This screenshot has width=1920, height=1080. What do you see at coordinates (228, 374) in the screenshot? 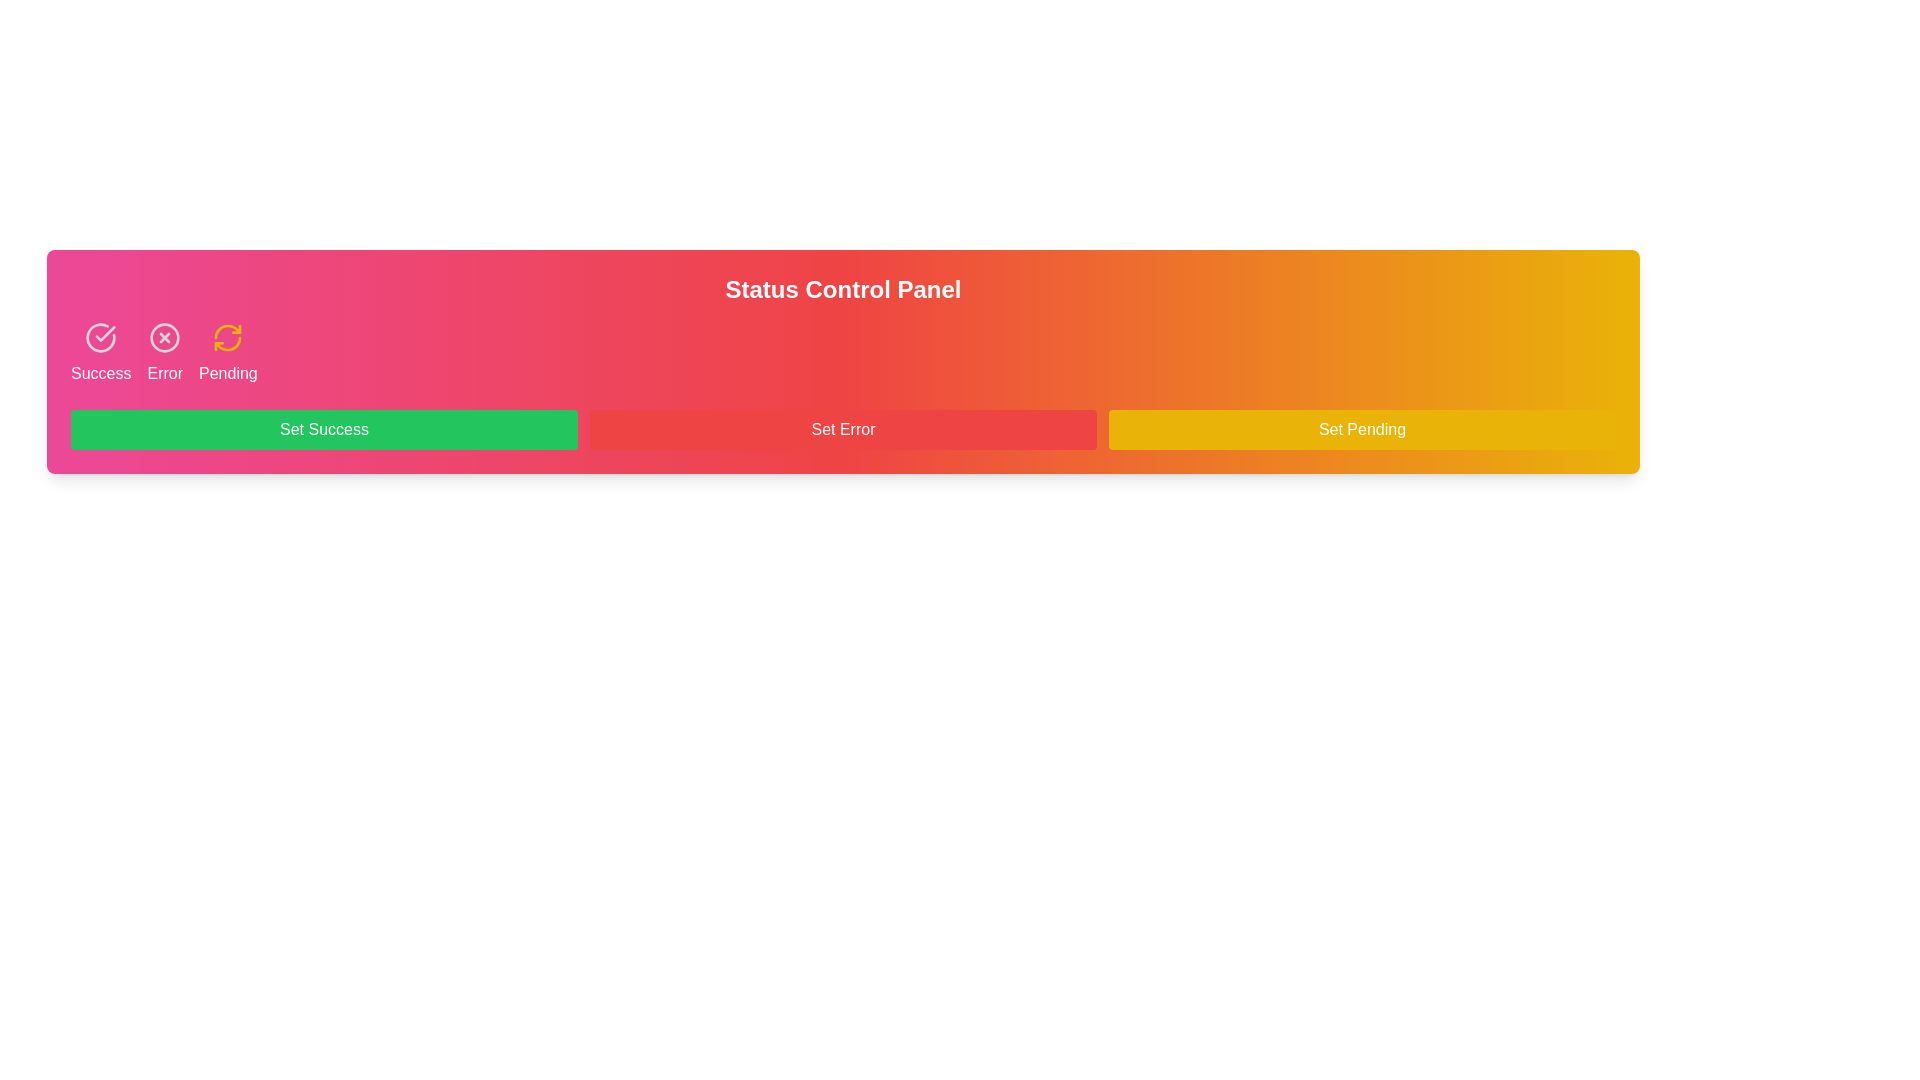
I see `the static text label indicating the 'Pending' status, which is the third label in a horizontal row of status indicators, located within a pink-colored bar at the top left of the application interface` at bounding box center [228, 374].